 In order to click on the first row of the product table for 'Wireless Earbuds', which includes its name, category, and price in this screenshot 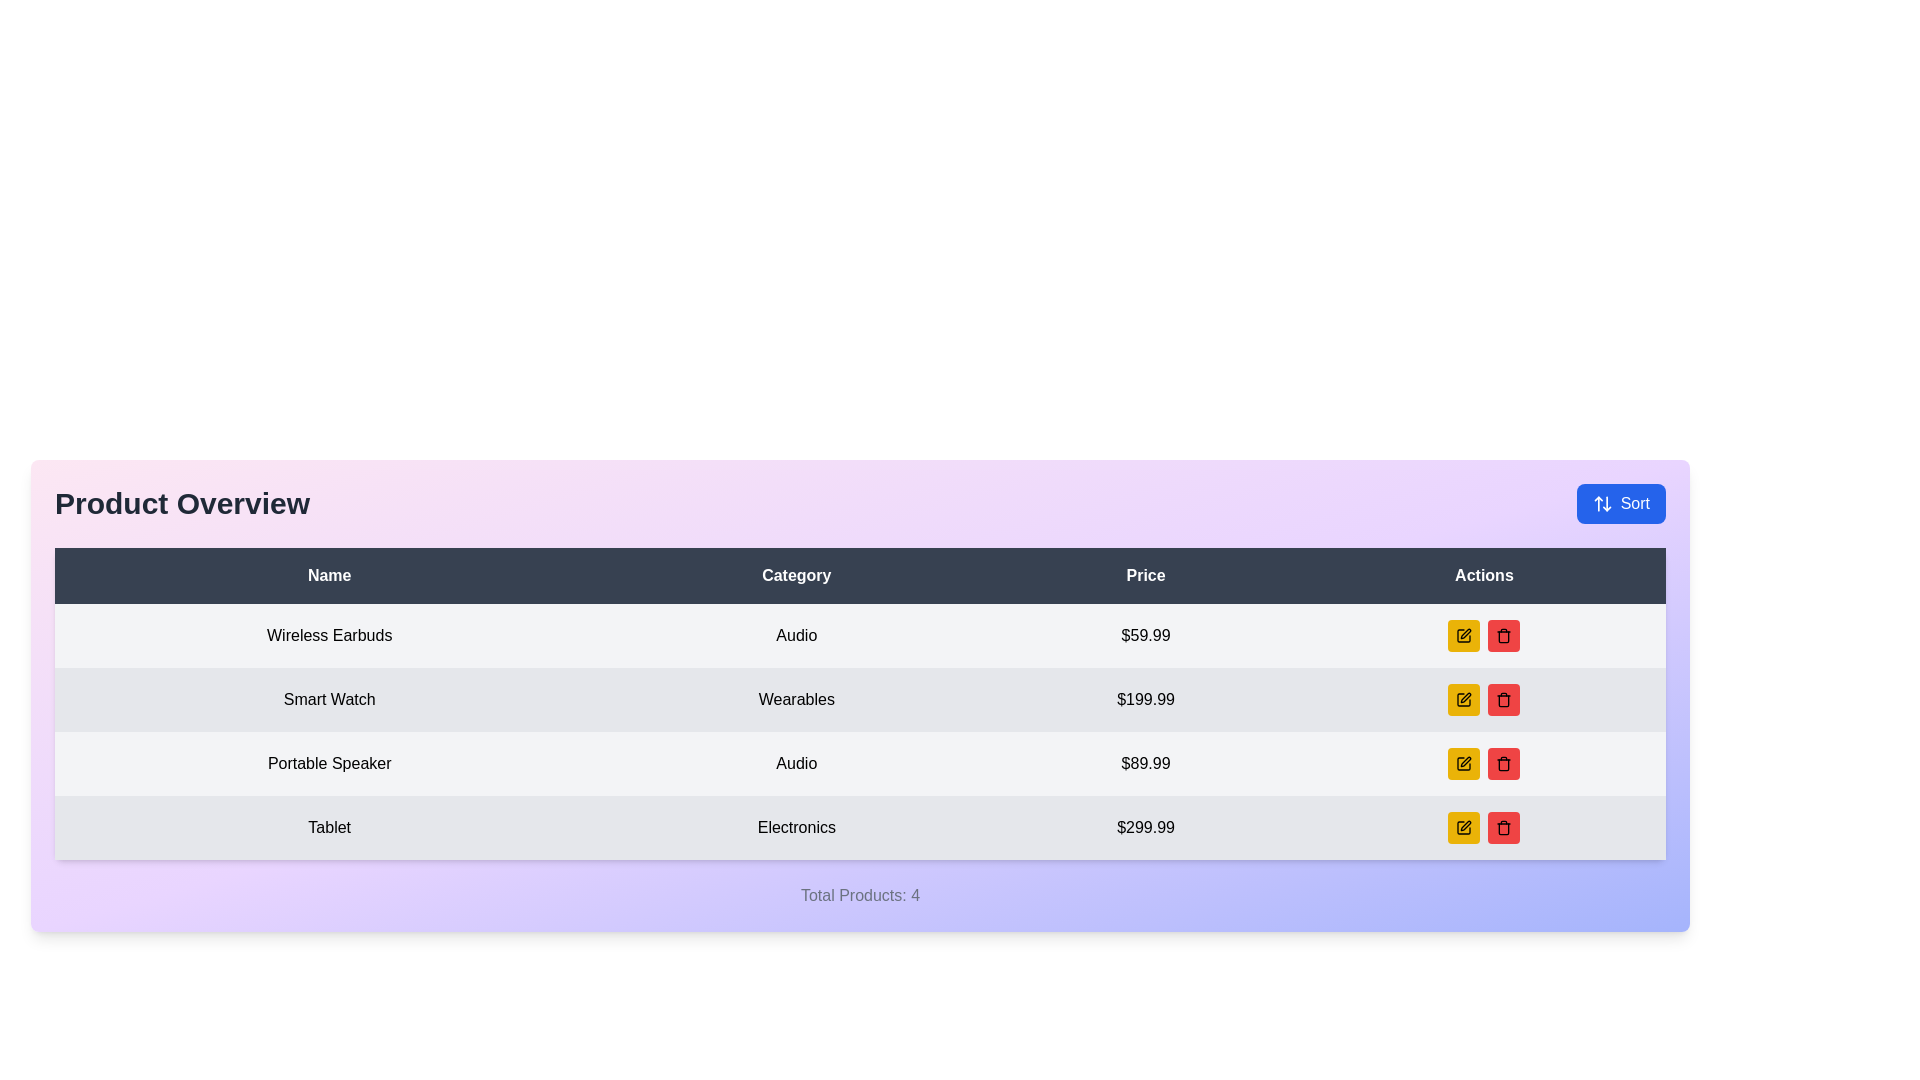, I will do `click(860, 636)`.